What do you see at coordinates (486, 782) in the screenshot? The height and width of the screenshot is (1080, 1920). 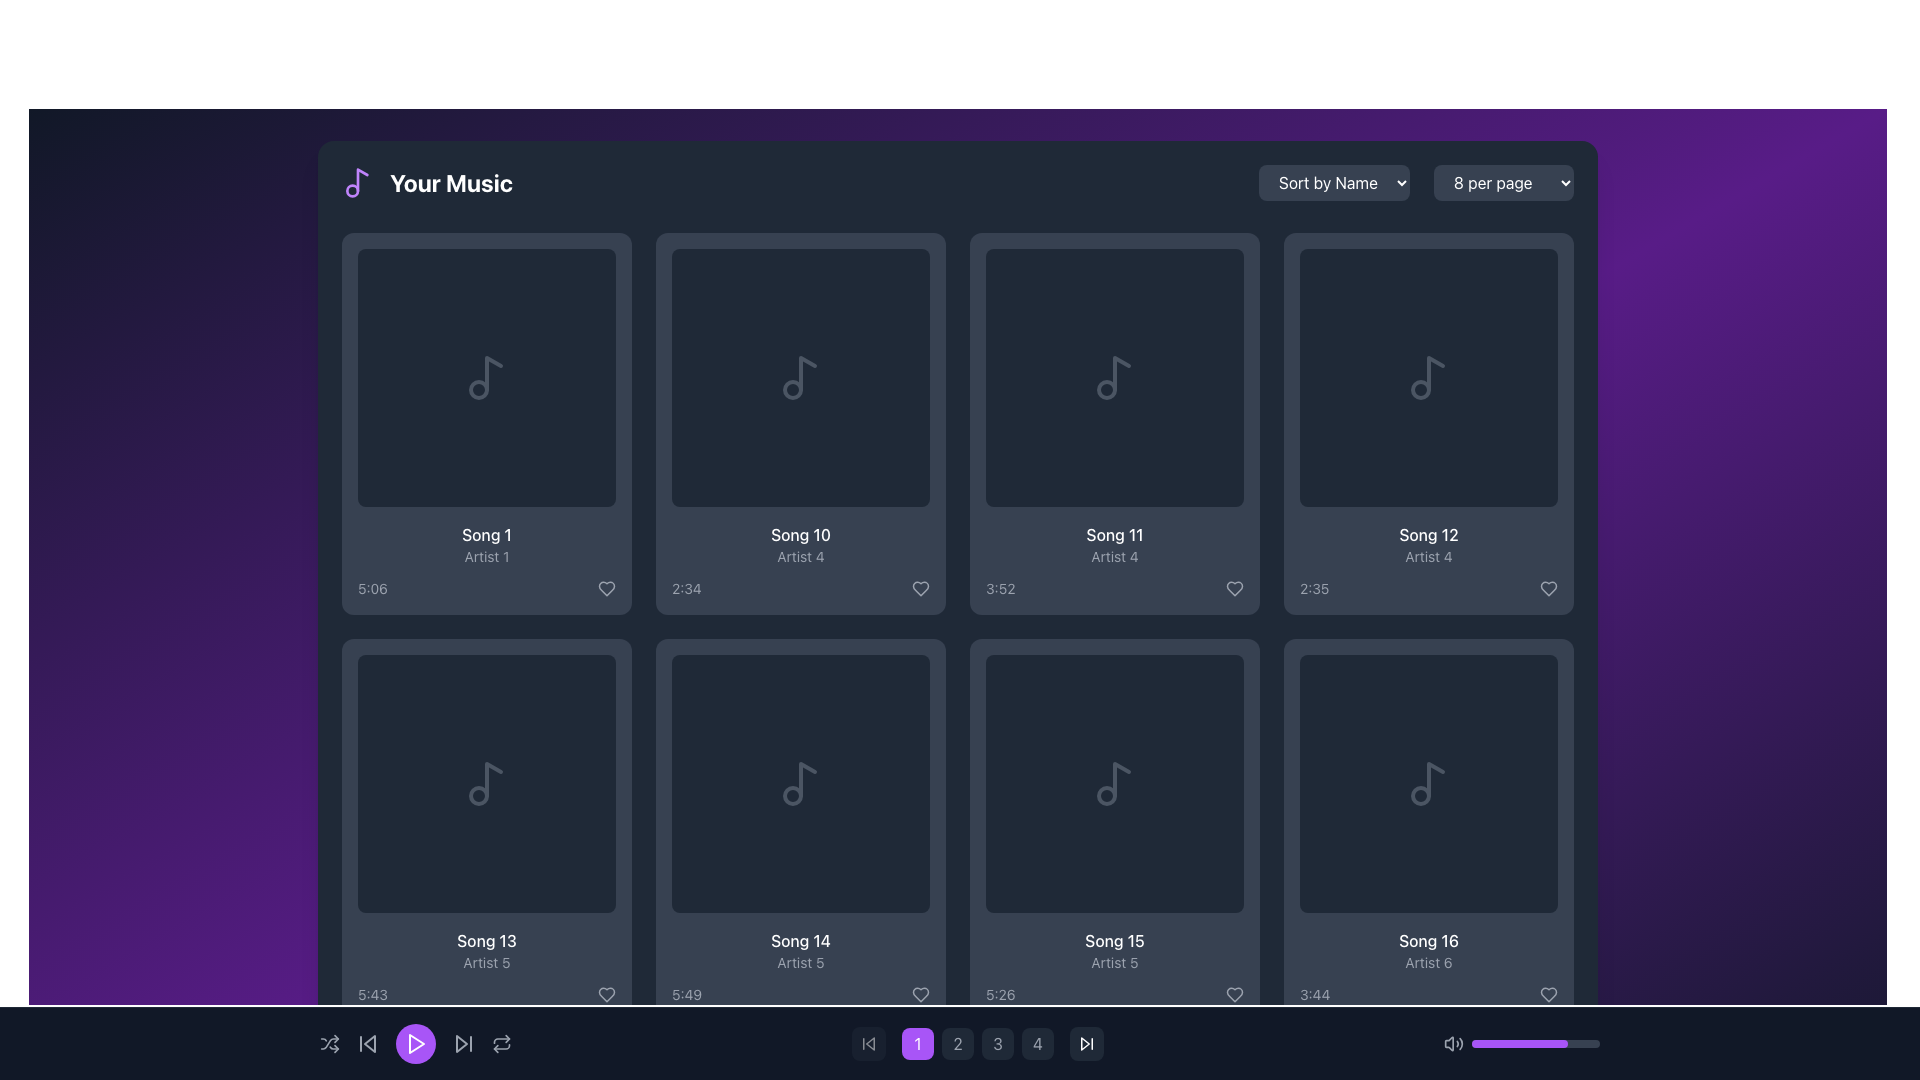 I see `the music icon representing the song entry for 'Song 13' by 'Artist 5', located in the bottom left of the interface` at bounding box center [486, 782].